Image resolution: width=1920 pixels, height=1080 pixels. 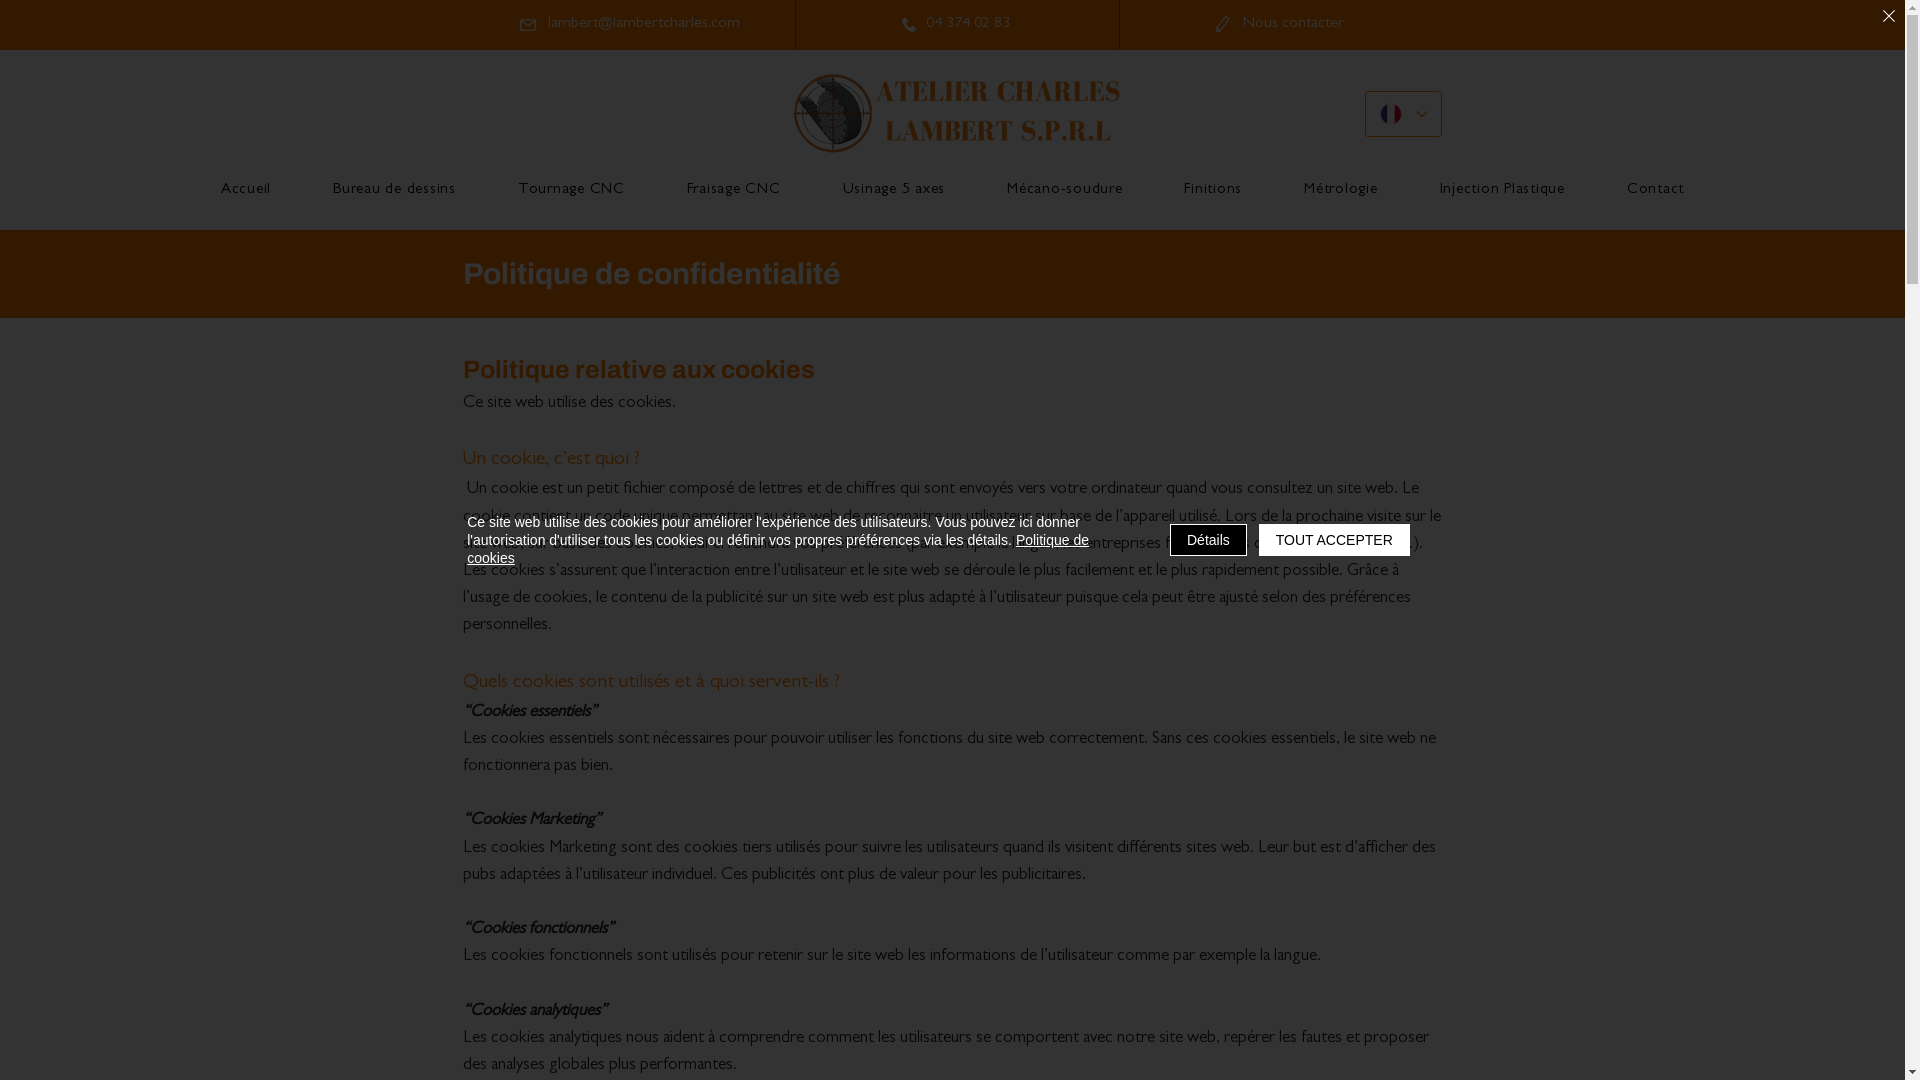 What do you see at coordinates (394, 191) in the screenshot?
I see `'Bureau de dessins'` at bounding box center [394, 191].